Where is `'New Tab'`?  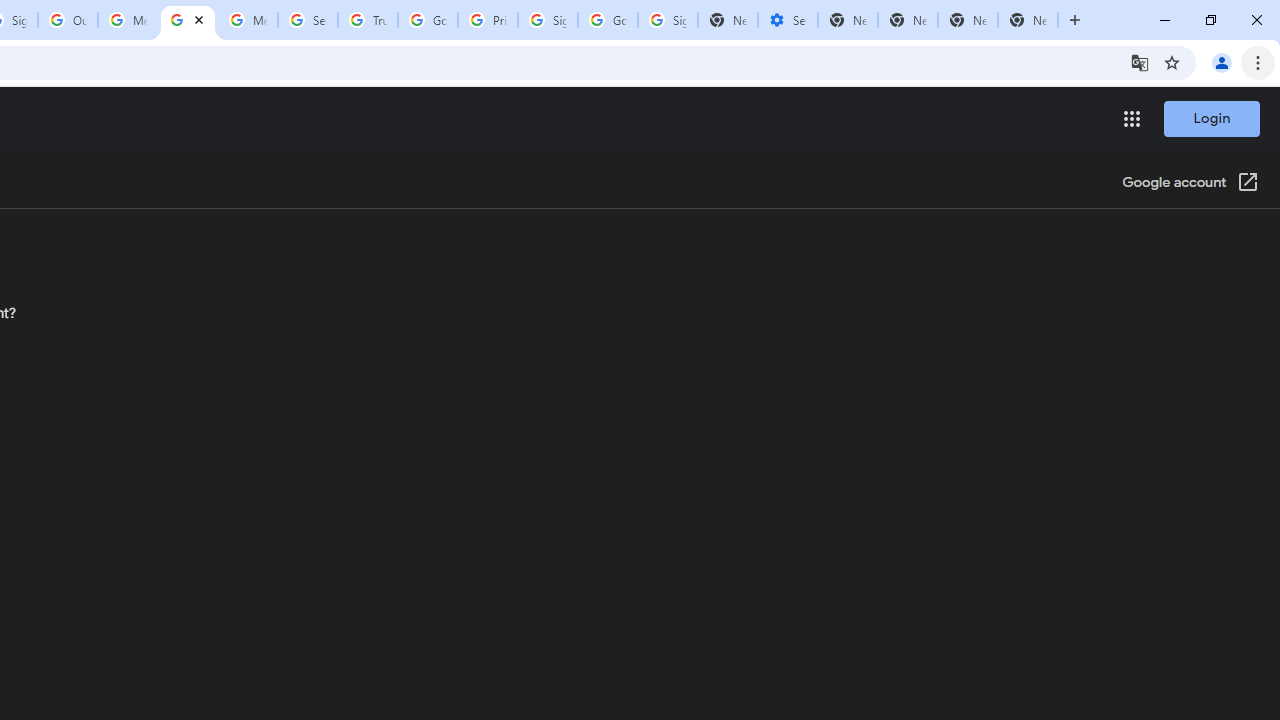 'New Tab' is located at coordinates (1028, 20).